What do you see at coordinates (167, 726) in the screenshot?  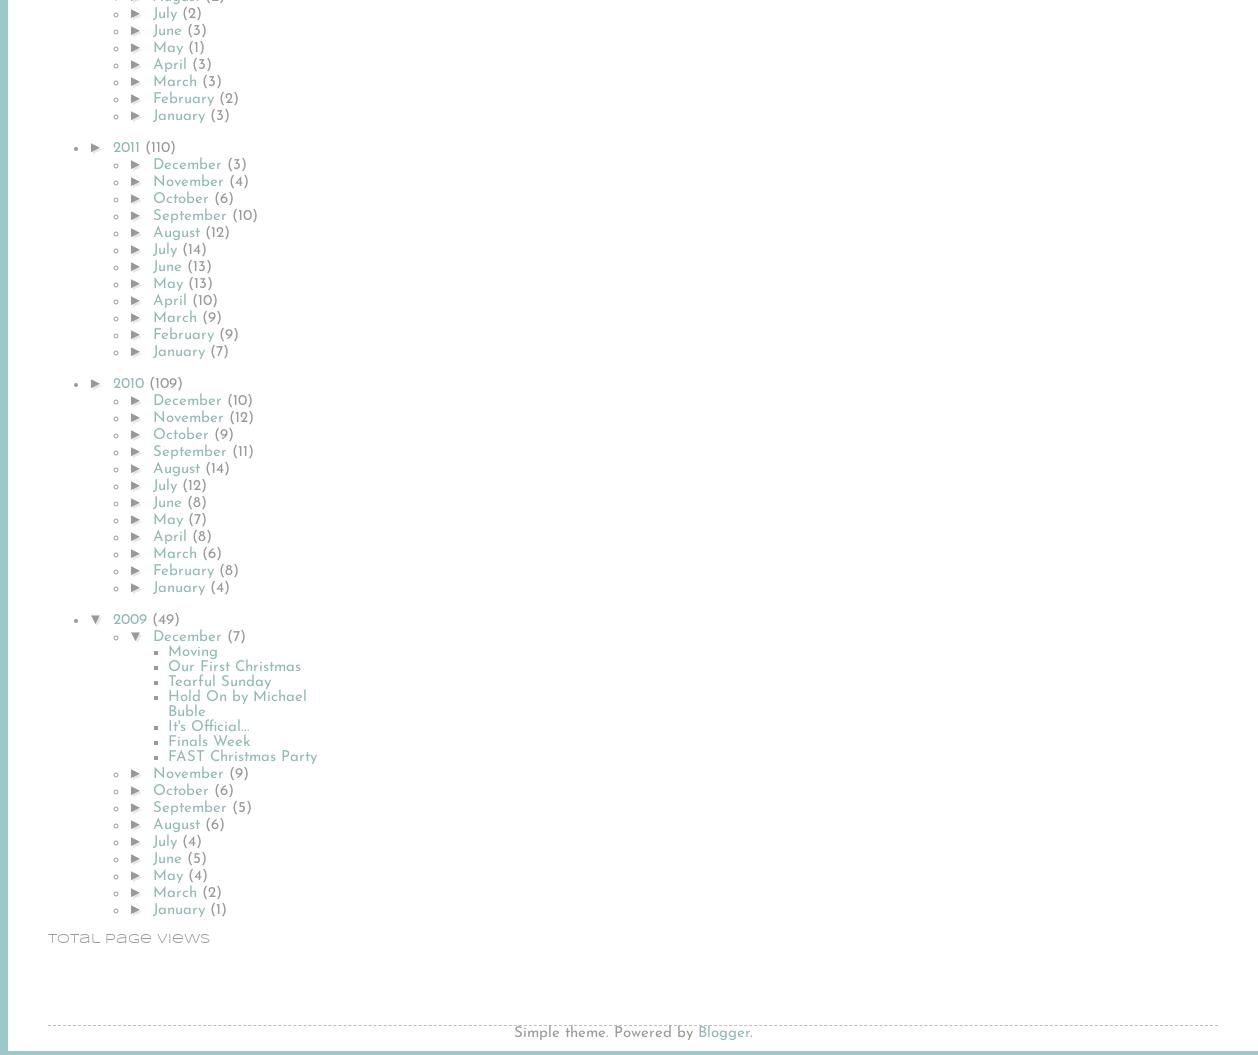 I see `'It's Official...'` at bounding box center [167, 726].